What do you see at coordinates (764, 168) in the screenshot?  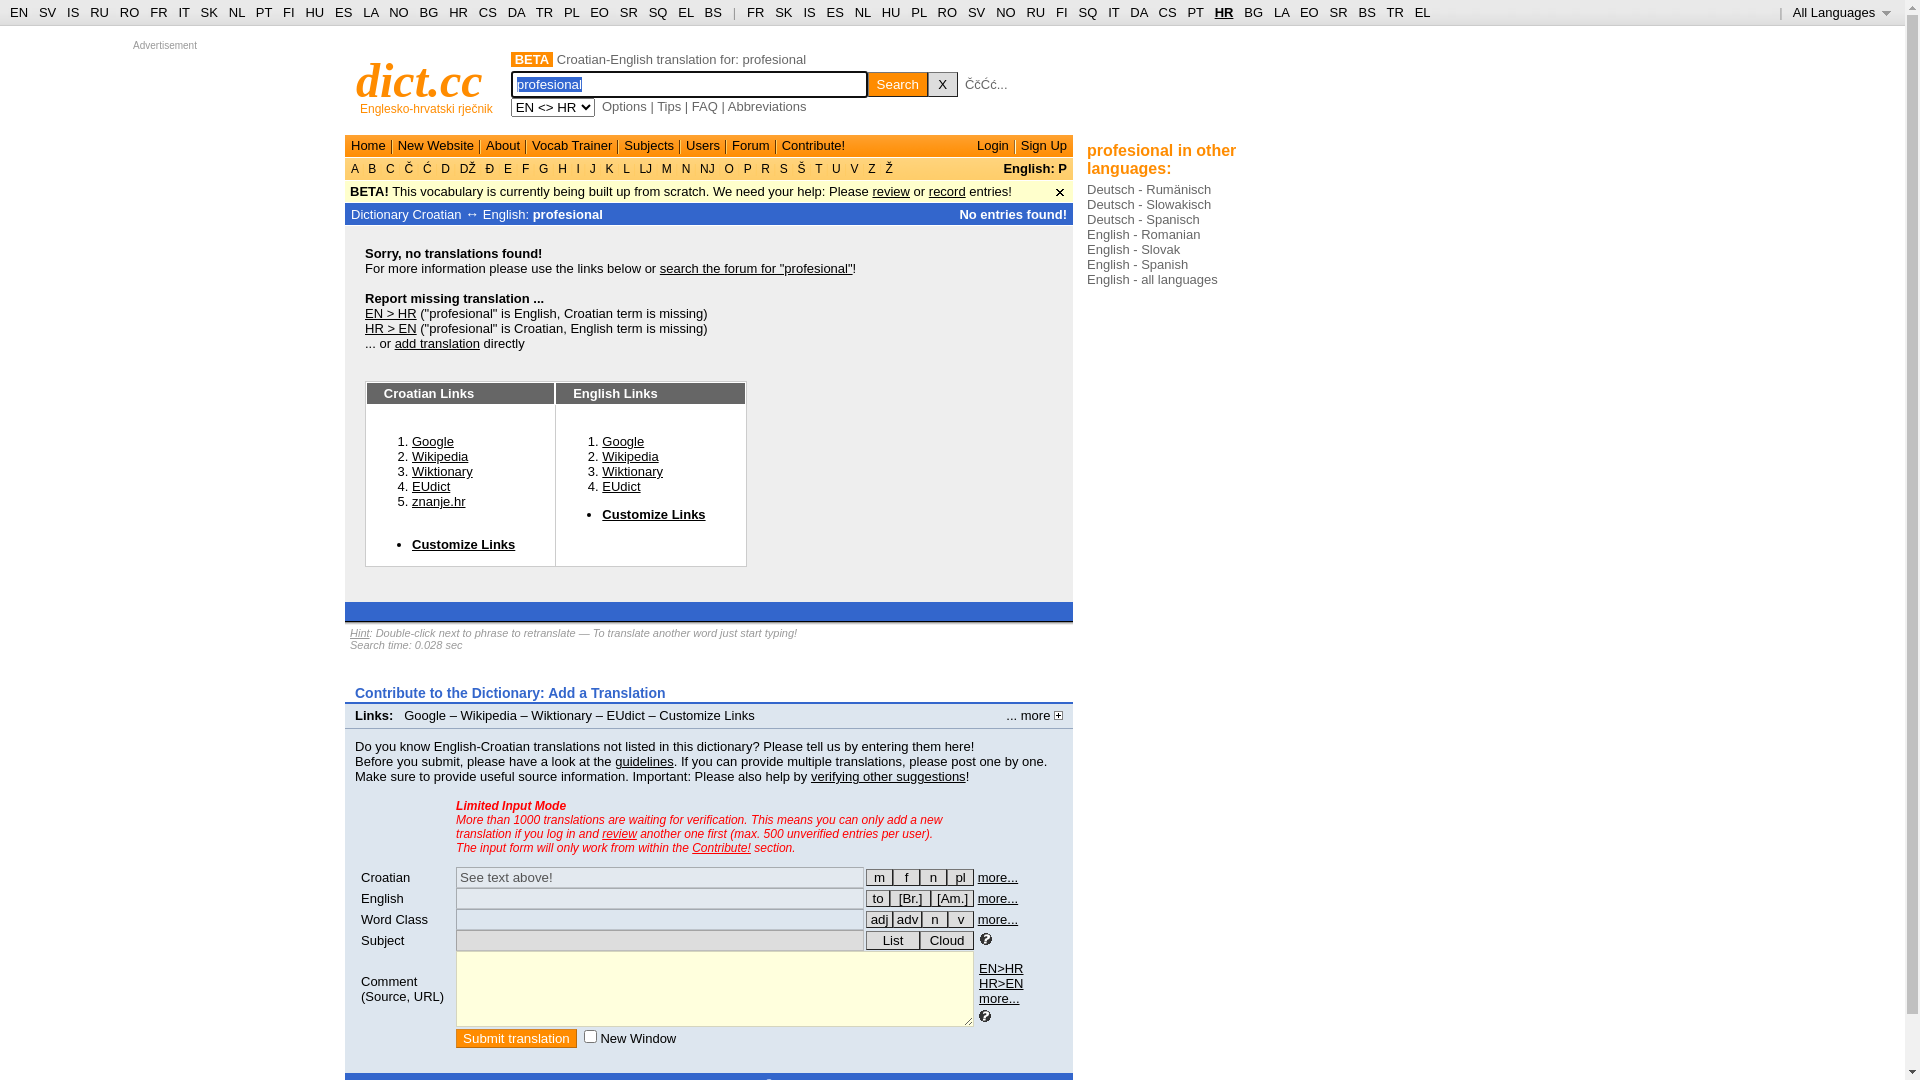 I see `'R'` at bounding box center [764, 168].